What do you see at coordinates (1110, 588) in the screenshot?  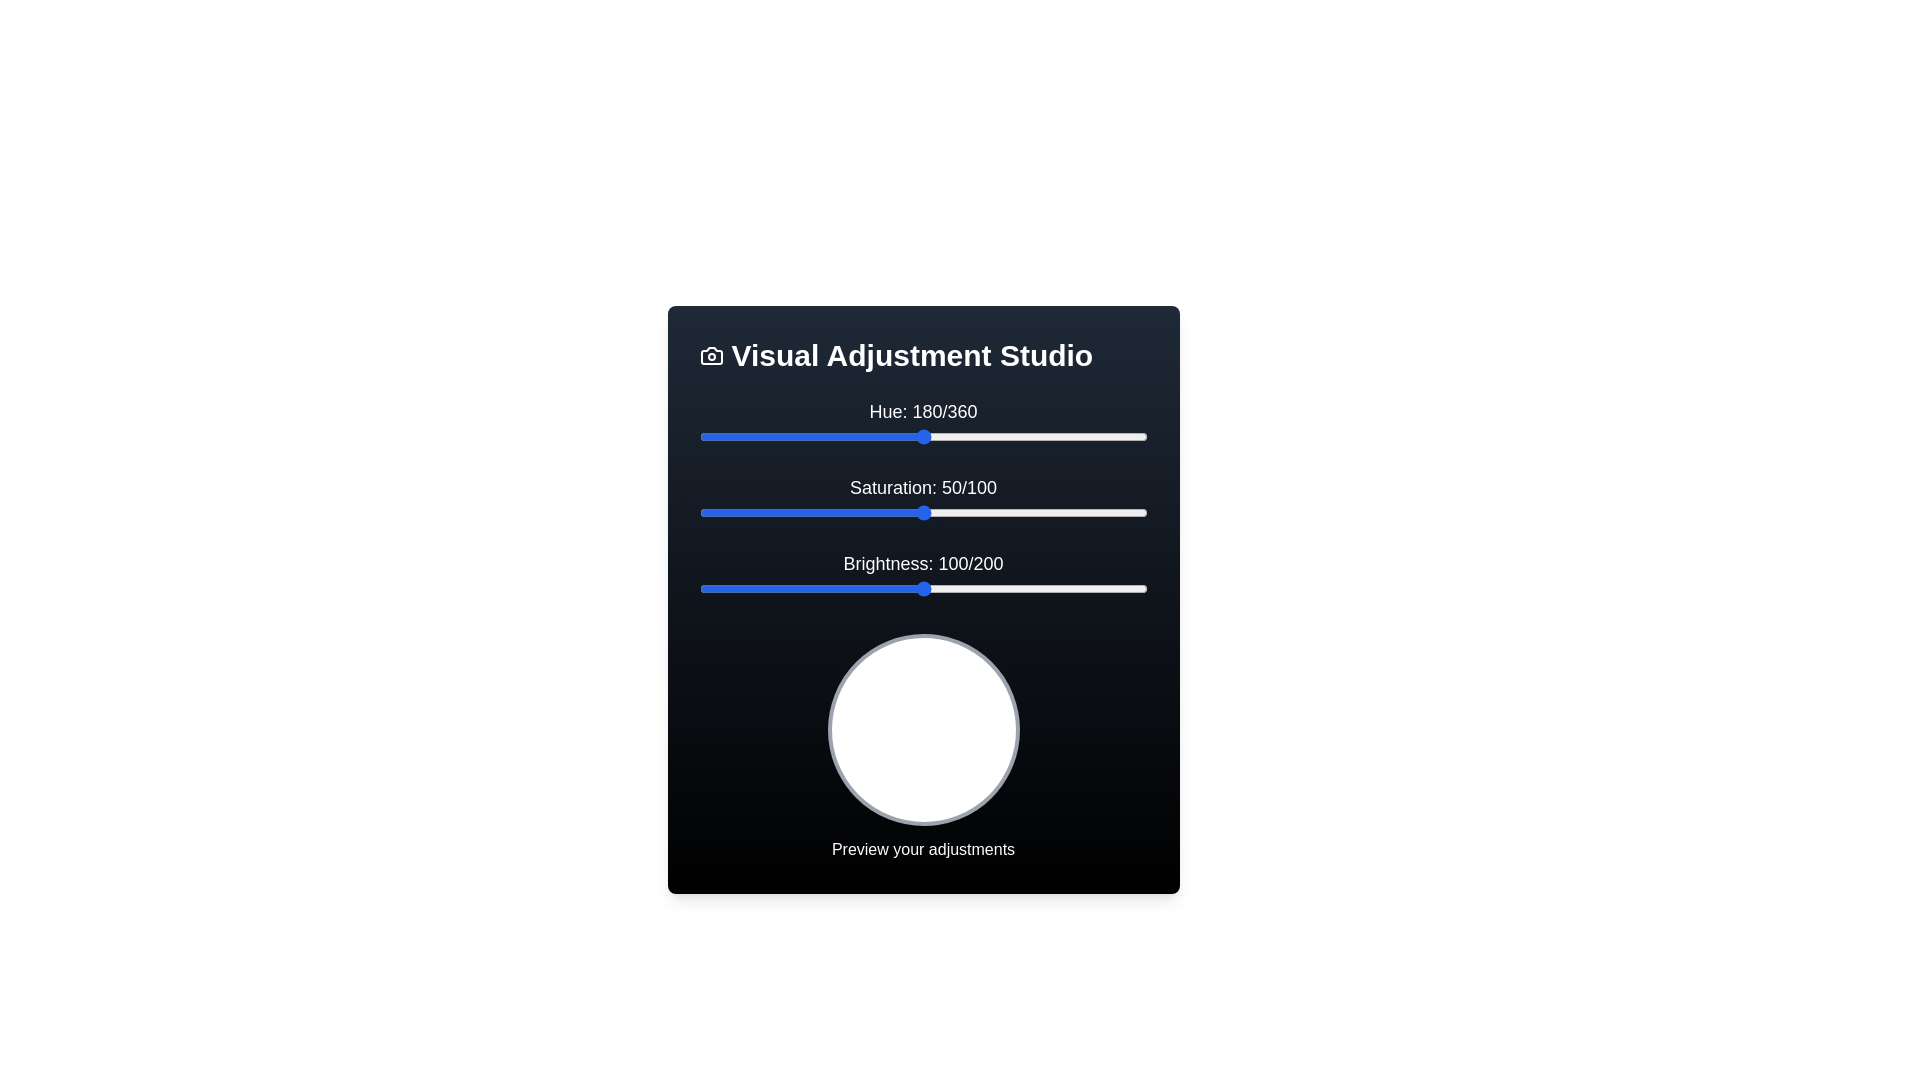 I see `the 'Brightness' slider to 184 value` at bounding box center [1110, 588].